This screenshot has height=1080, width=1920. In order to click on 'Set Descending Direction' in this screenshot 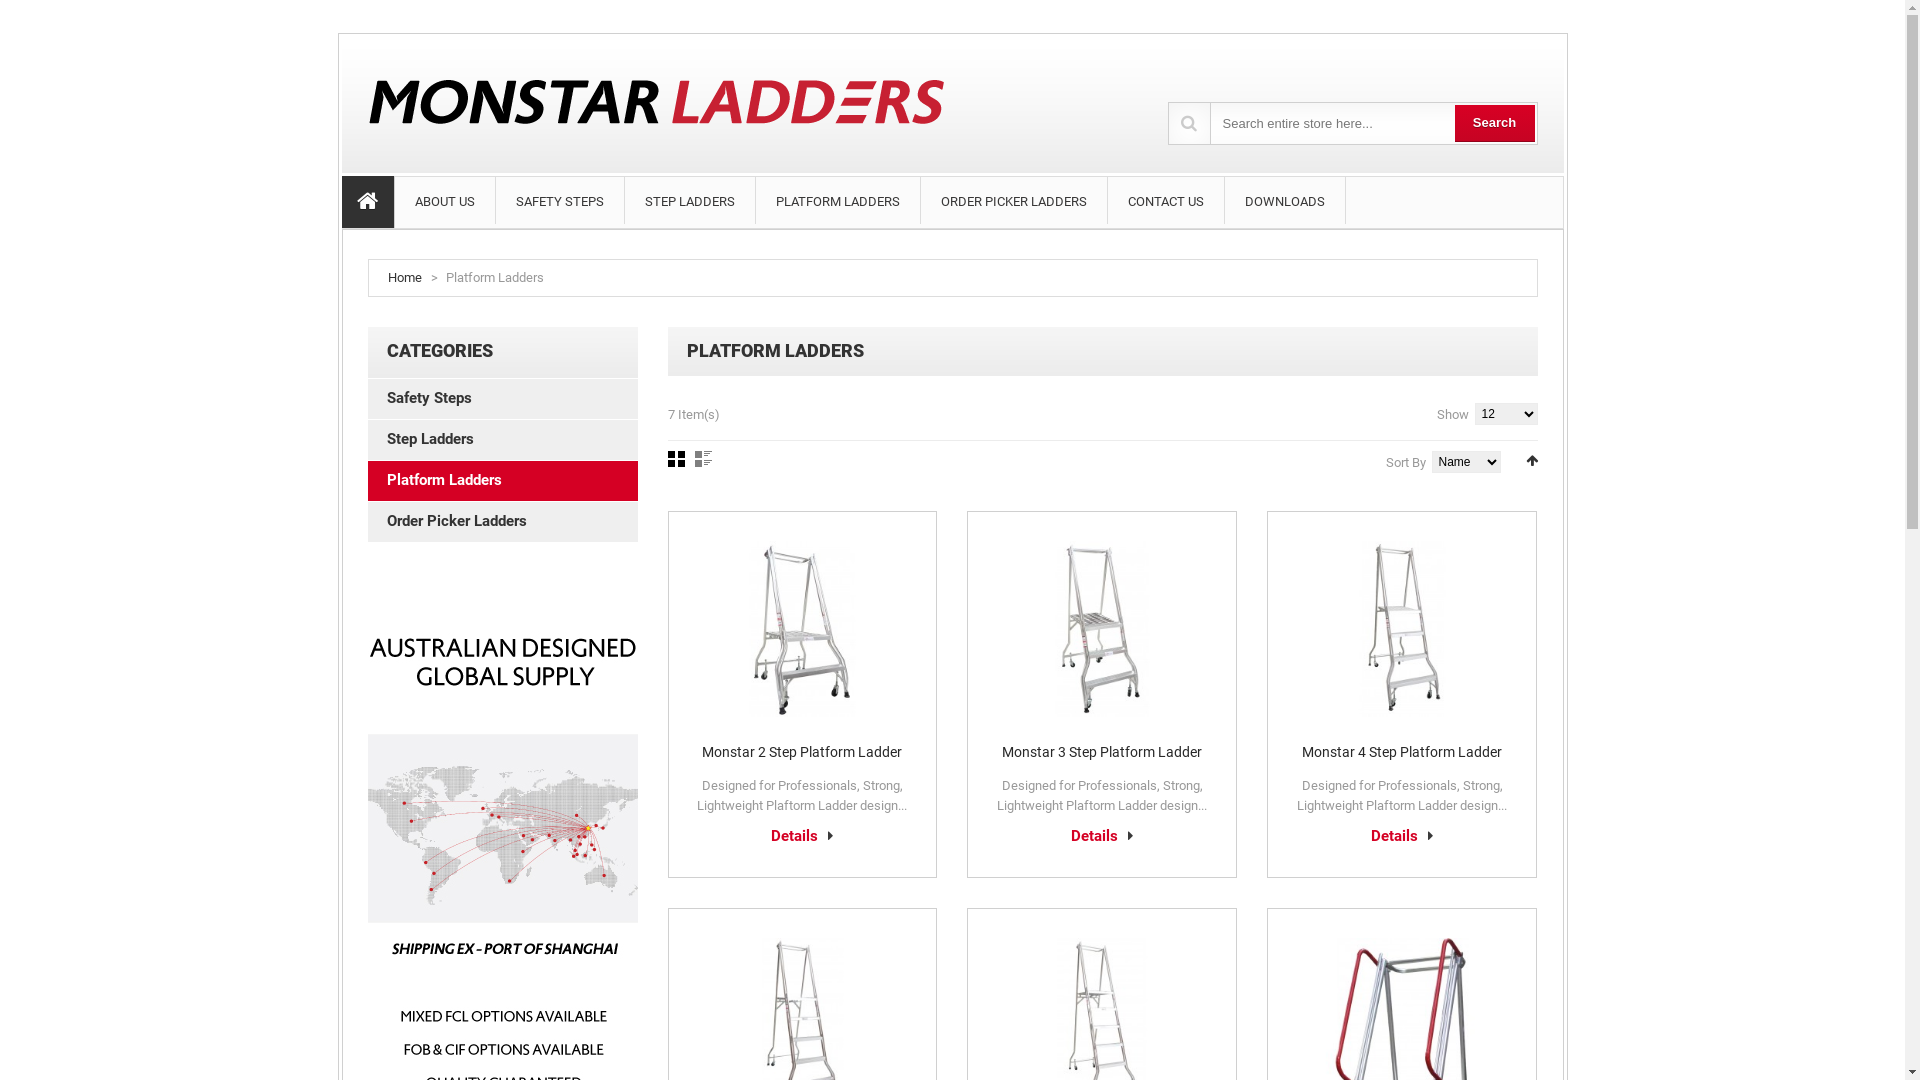, I will do `click(1530, 460)`.